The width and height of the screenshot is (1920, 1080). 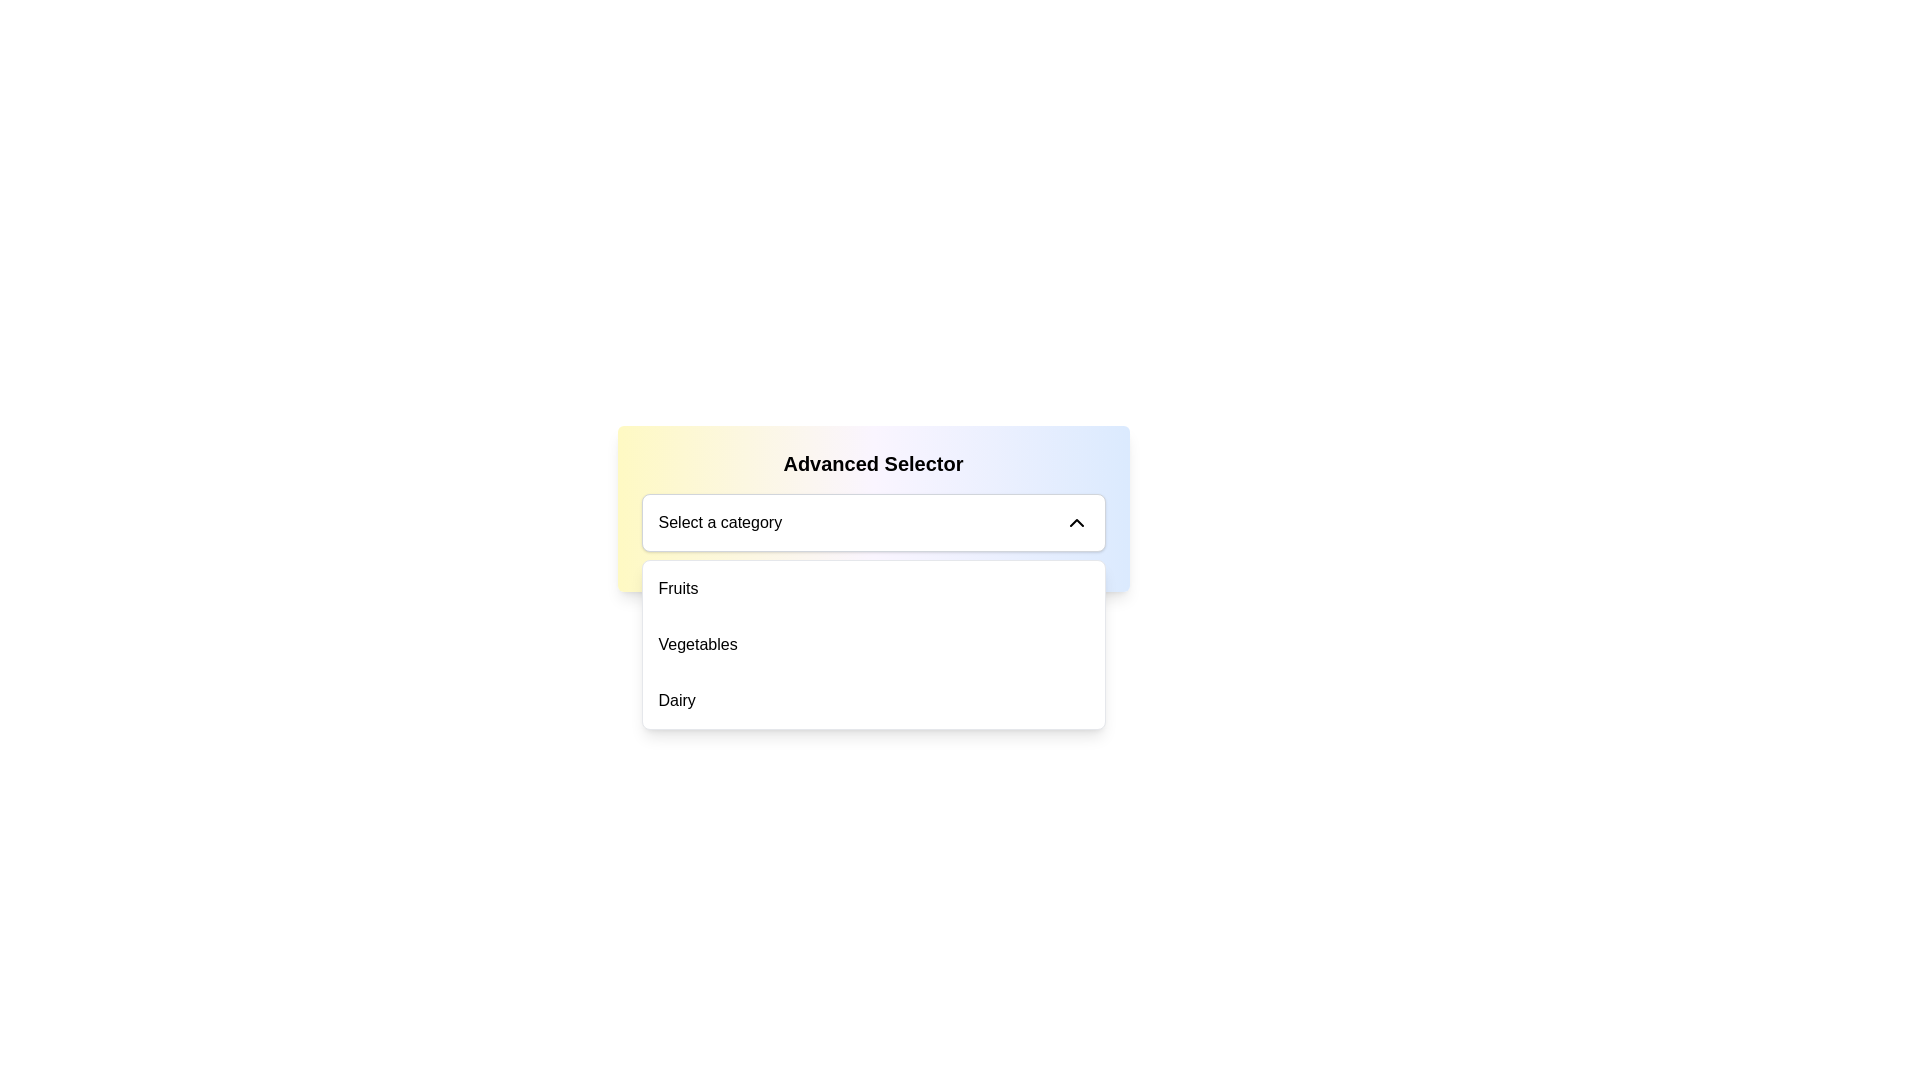 What do you see at coordinates (698, 644) in the screenshot?
I see `the 'Vegetables' text label in the dropdown menu under 'Advanced Selector'` at bounding box center [698, 644].